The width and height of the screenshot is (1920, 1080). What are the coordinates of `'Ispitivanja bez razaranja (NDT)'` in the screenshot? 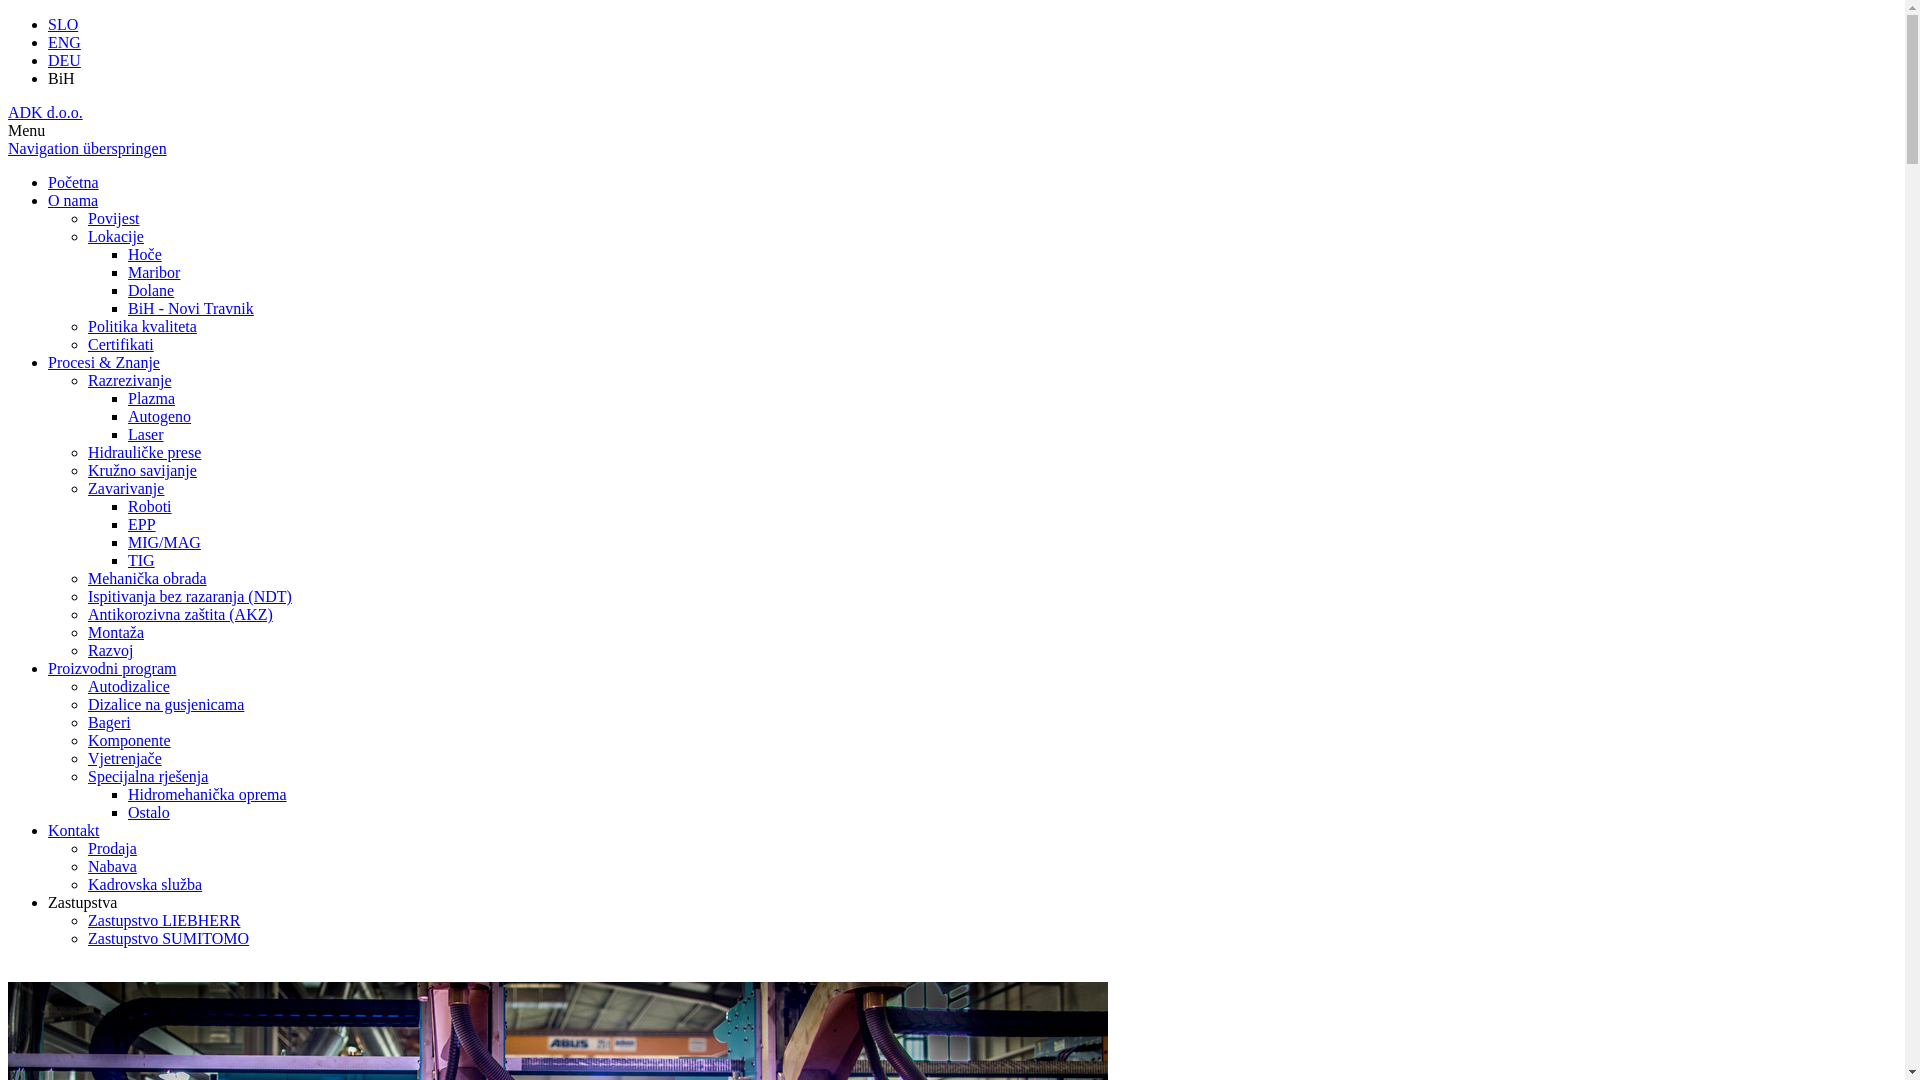 It's located at (190, 595).